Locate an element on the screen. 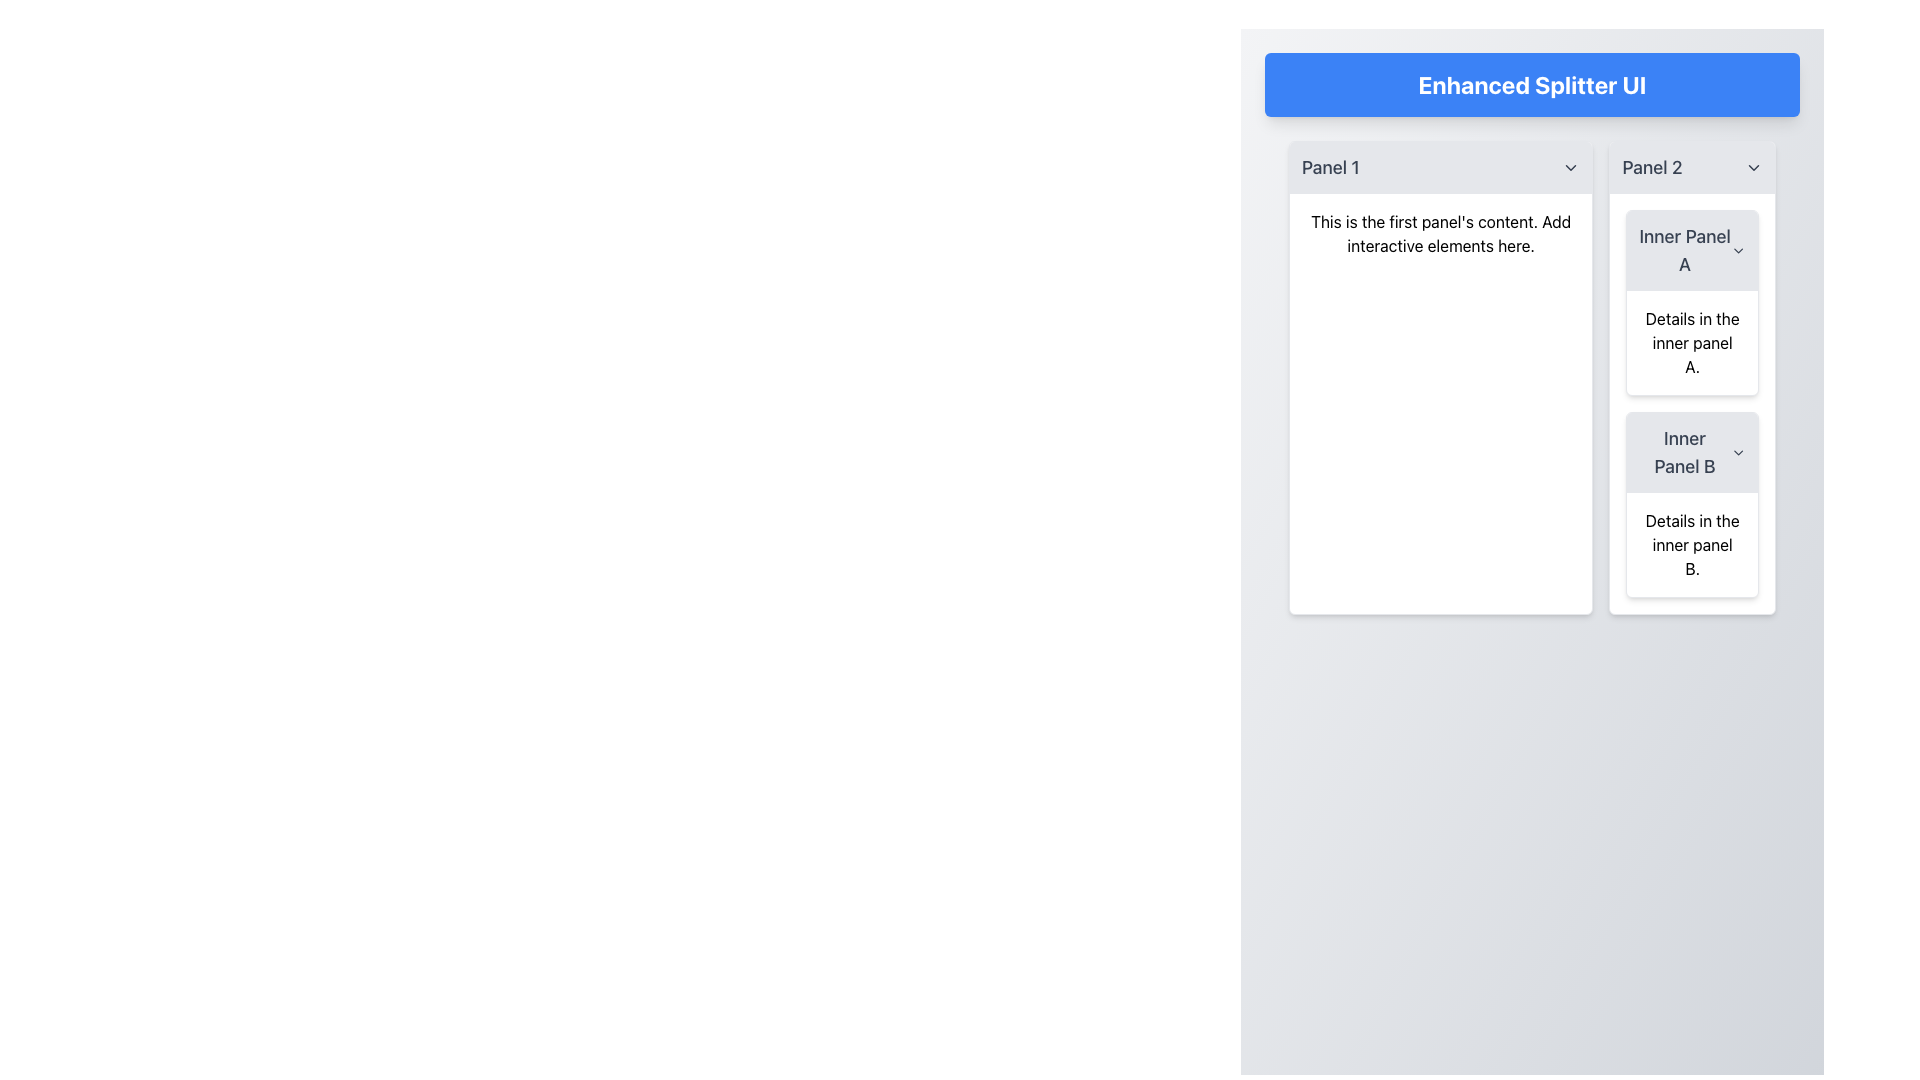  the upper card labeled 'Inner Panel A' in the right panel is located at coordinates (1691, 303).